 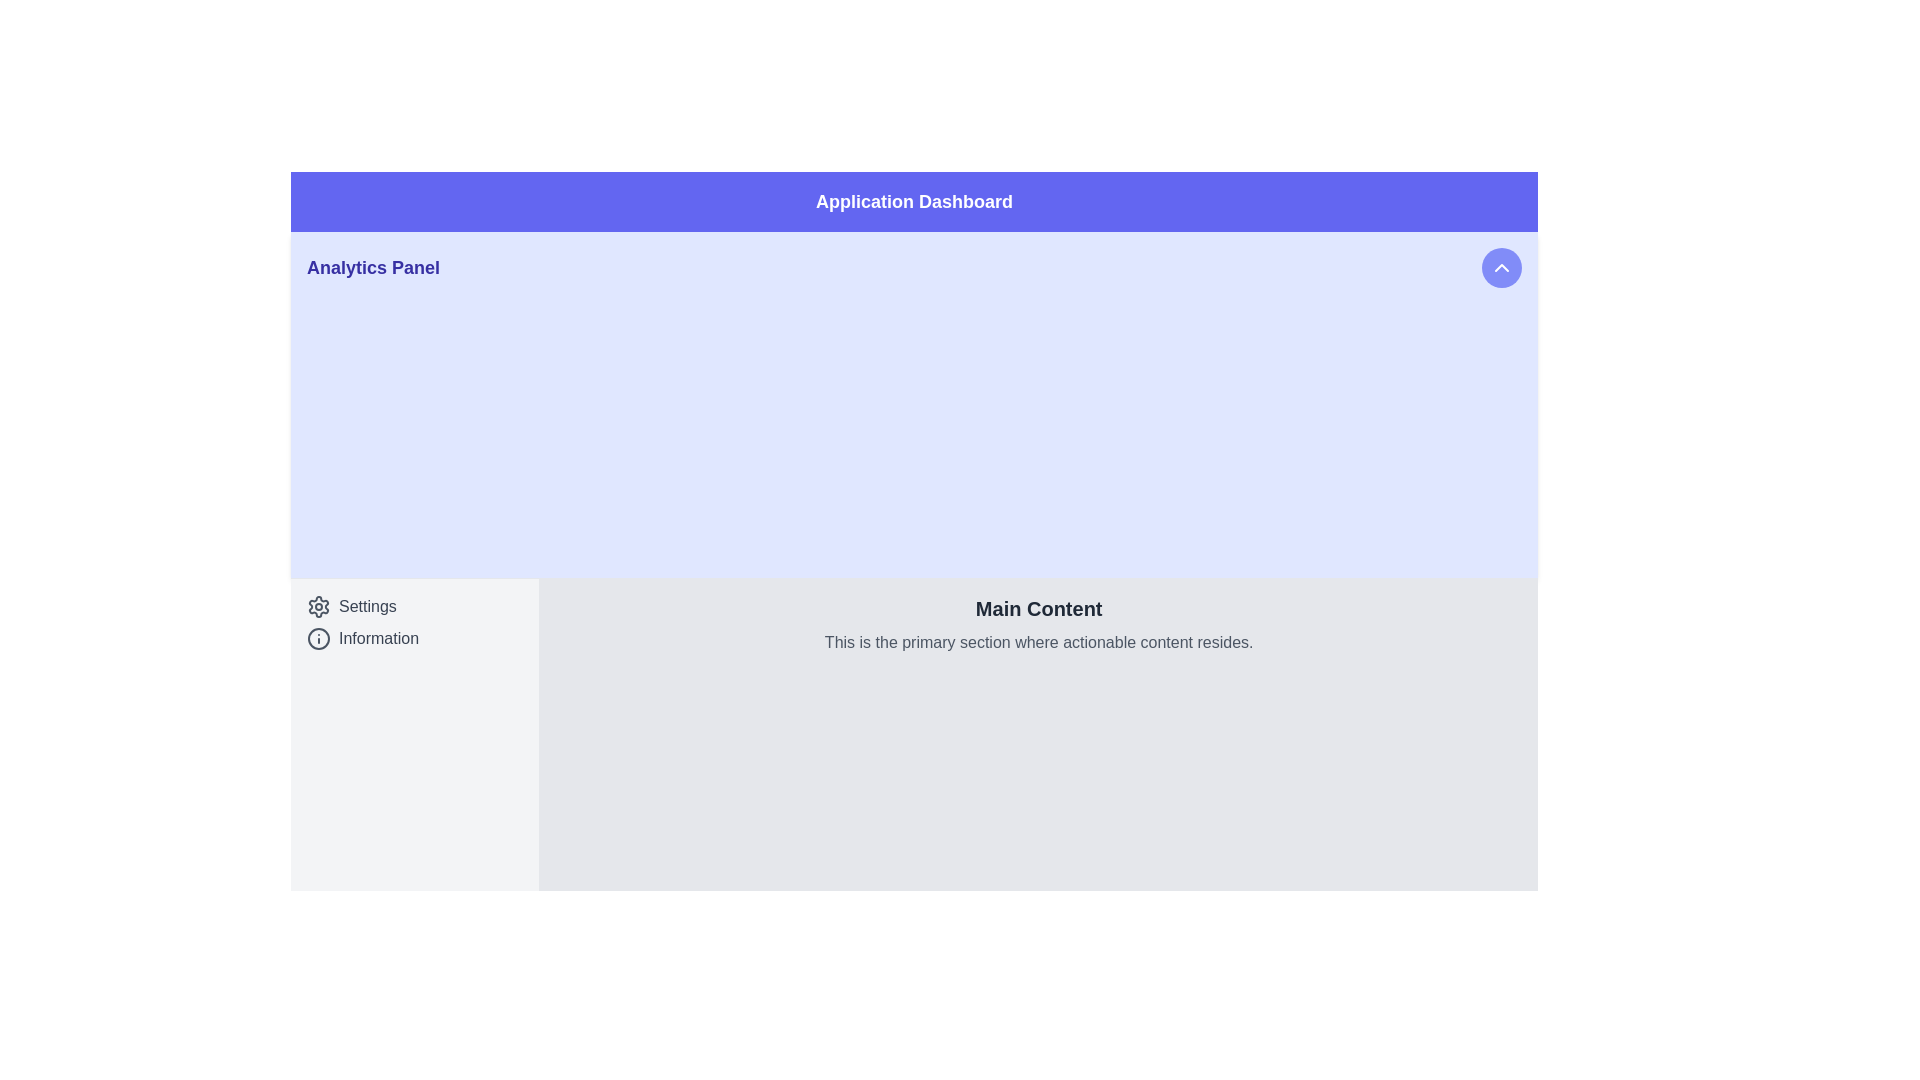 What do you see at coordinates (913, 201) in the screenshot?
I see `the Header bar with label text for accessibility aids` at bounding box center [913, 201].